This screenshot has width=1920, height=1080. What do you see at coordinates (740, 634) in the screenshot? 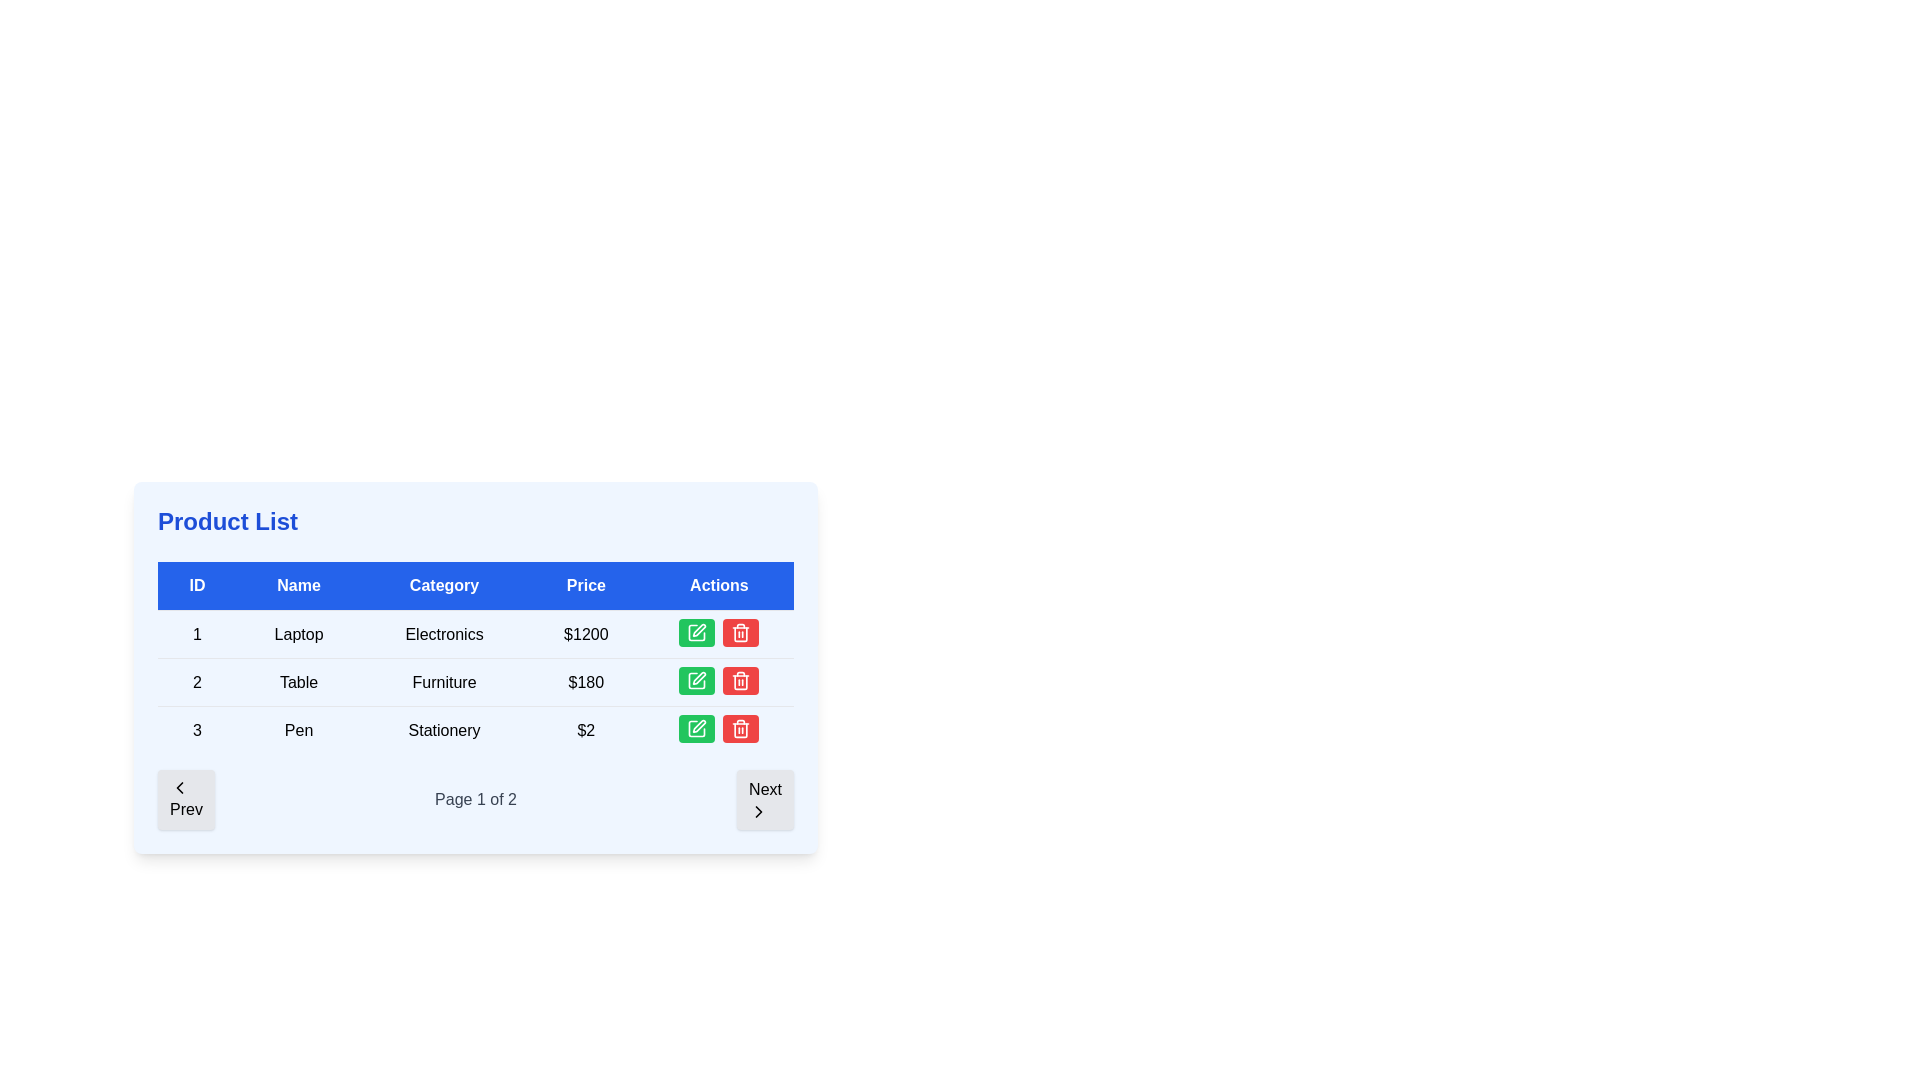
I see `the main body of the trash bin icon, which is part of the actions in the third row of the table` at bounding box center [740, 634].